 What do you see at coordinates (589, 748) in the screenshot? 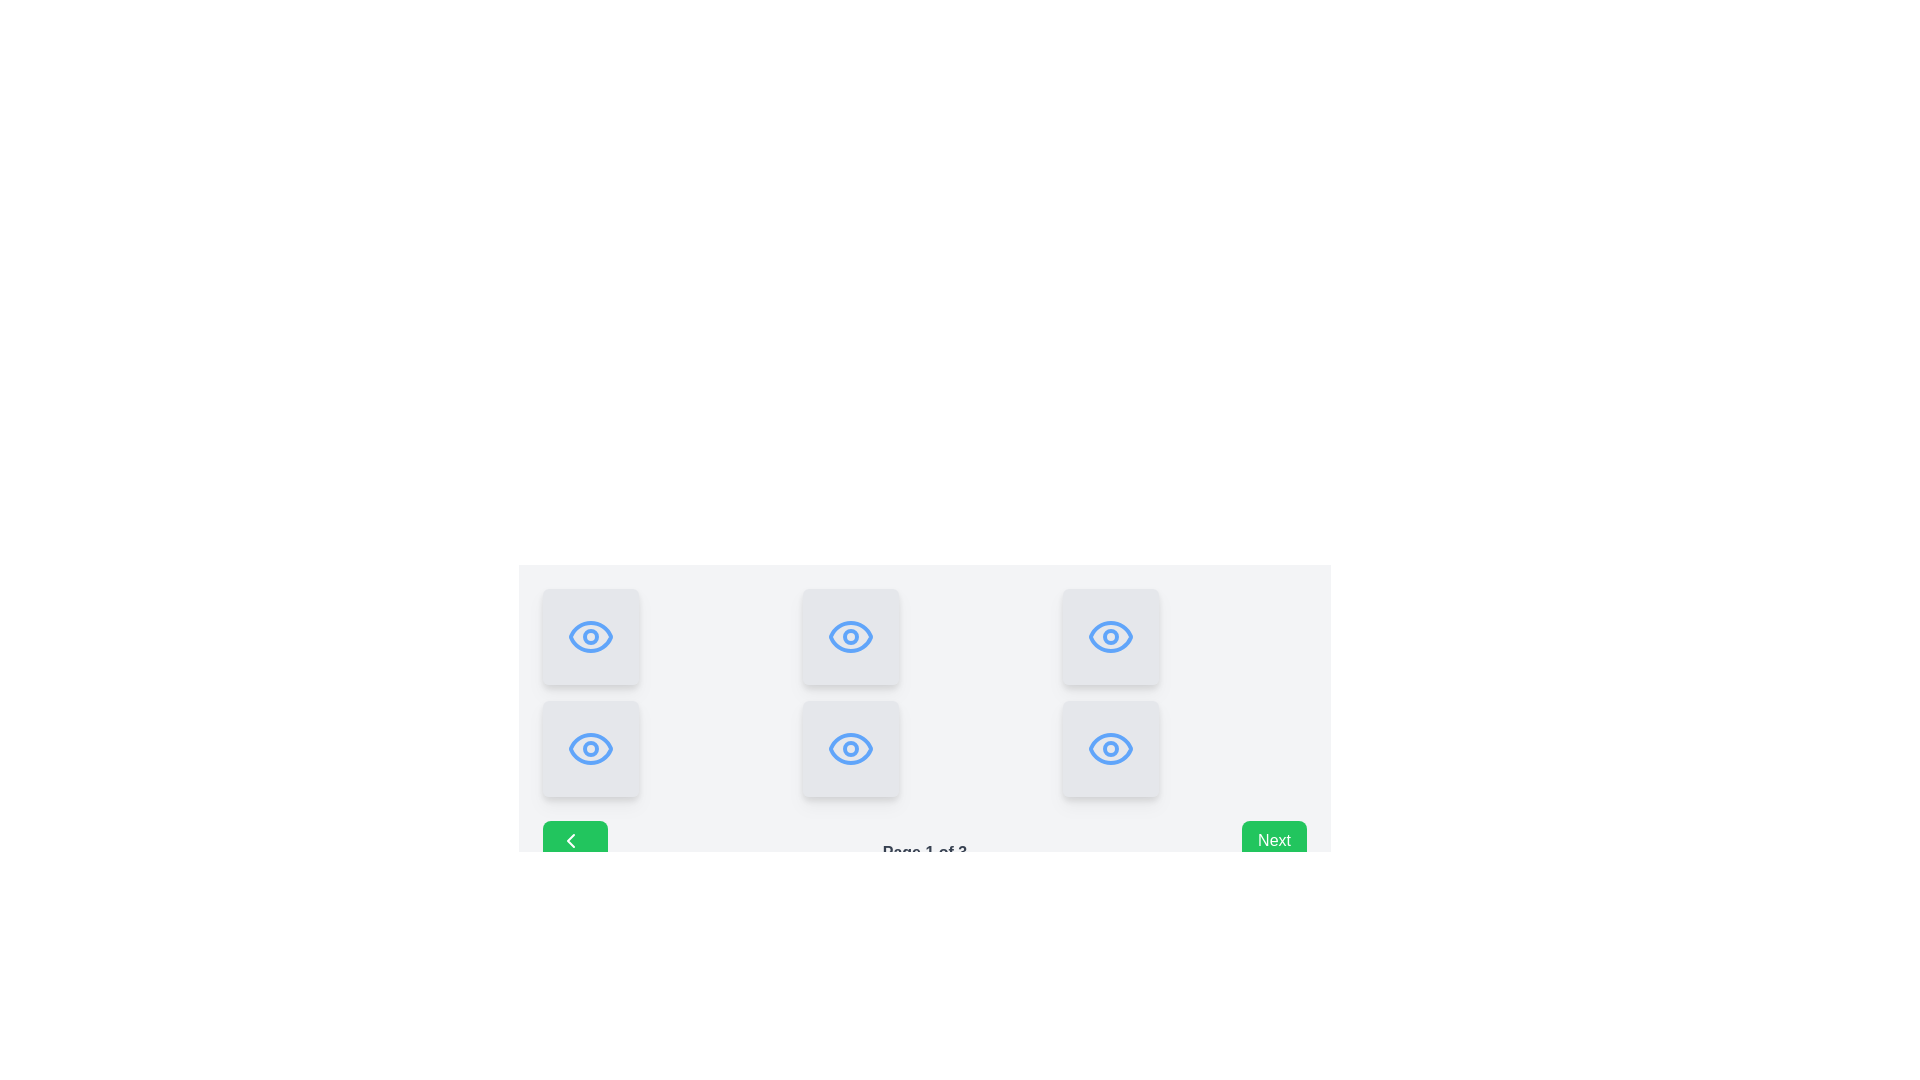
I see `the interactive button with an eye icon located in the second column of the second row within a grid layout` at bounding box center [589, 748].